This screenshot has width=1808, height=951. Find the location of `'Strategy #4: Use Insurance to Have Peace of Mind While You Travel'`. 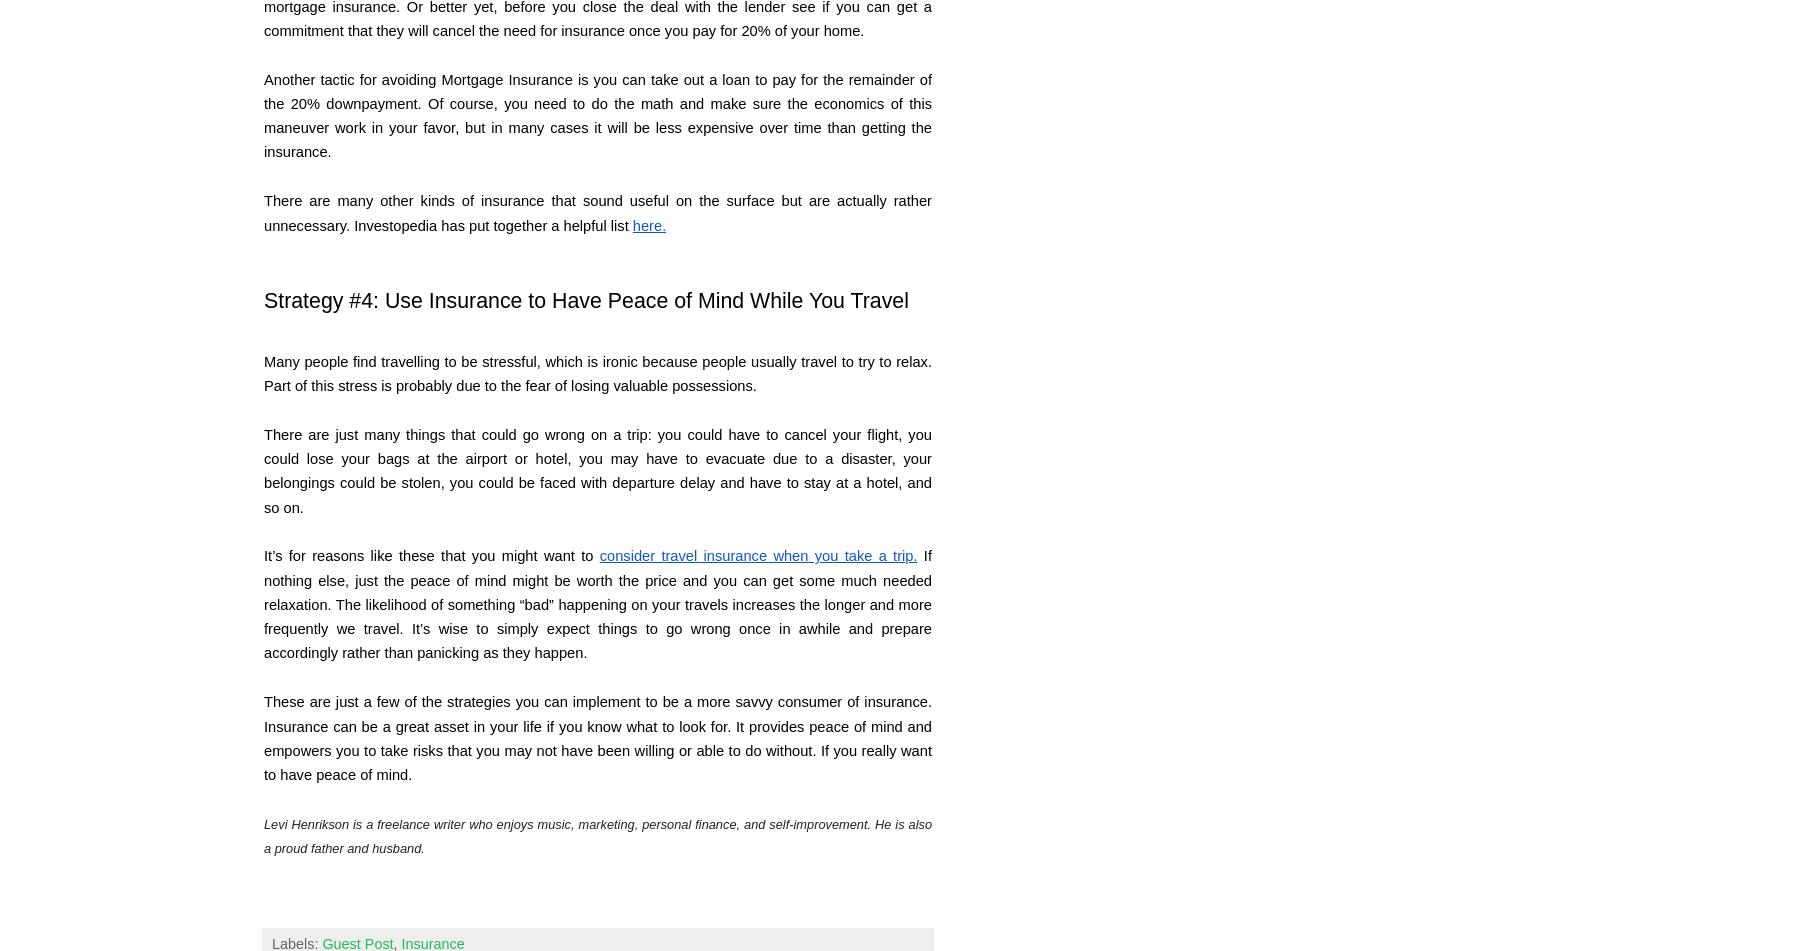

'Strategy #4: Use Insurance to Have Peace of Mind While You Travel' is located at coordinates (584, 300).